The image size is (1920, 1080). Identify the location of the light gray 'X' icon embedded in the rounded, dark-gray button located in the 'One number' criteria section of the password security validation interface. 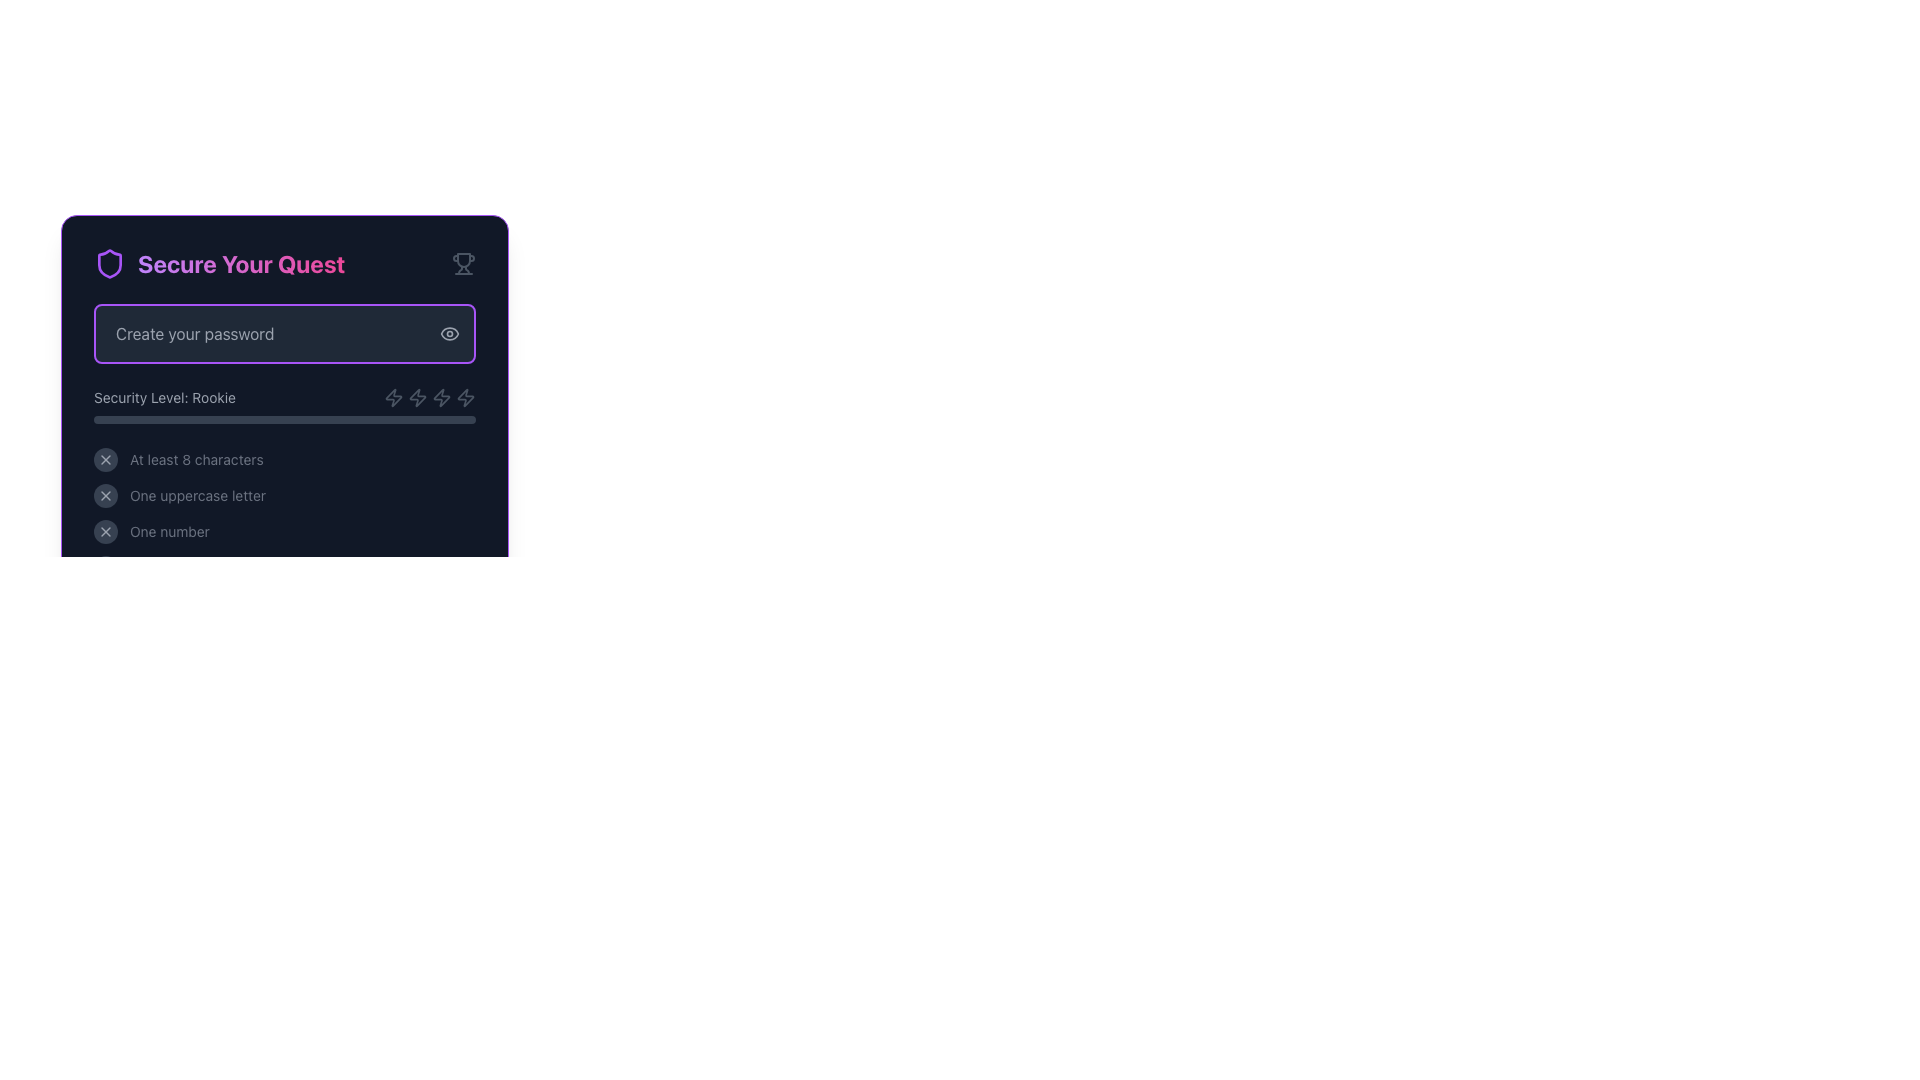
(104, 531).